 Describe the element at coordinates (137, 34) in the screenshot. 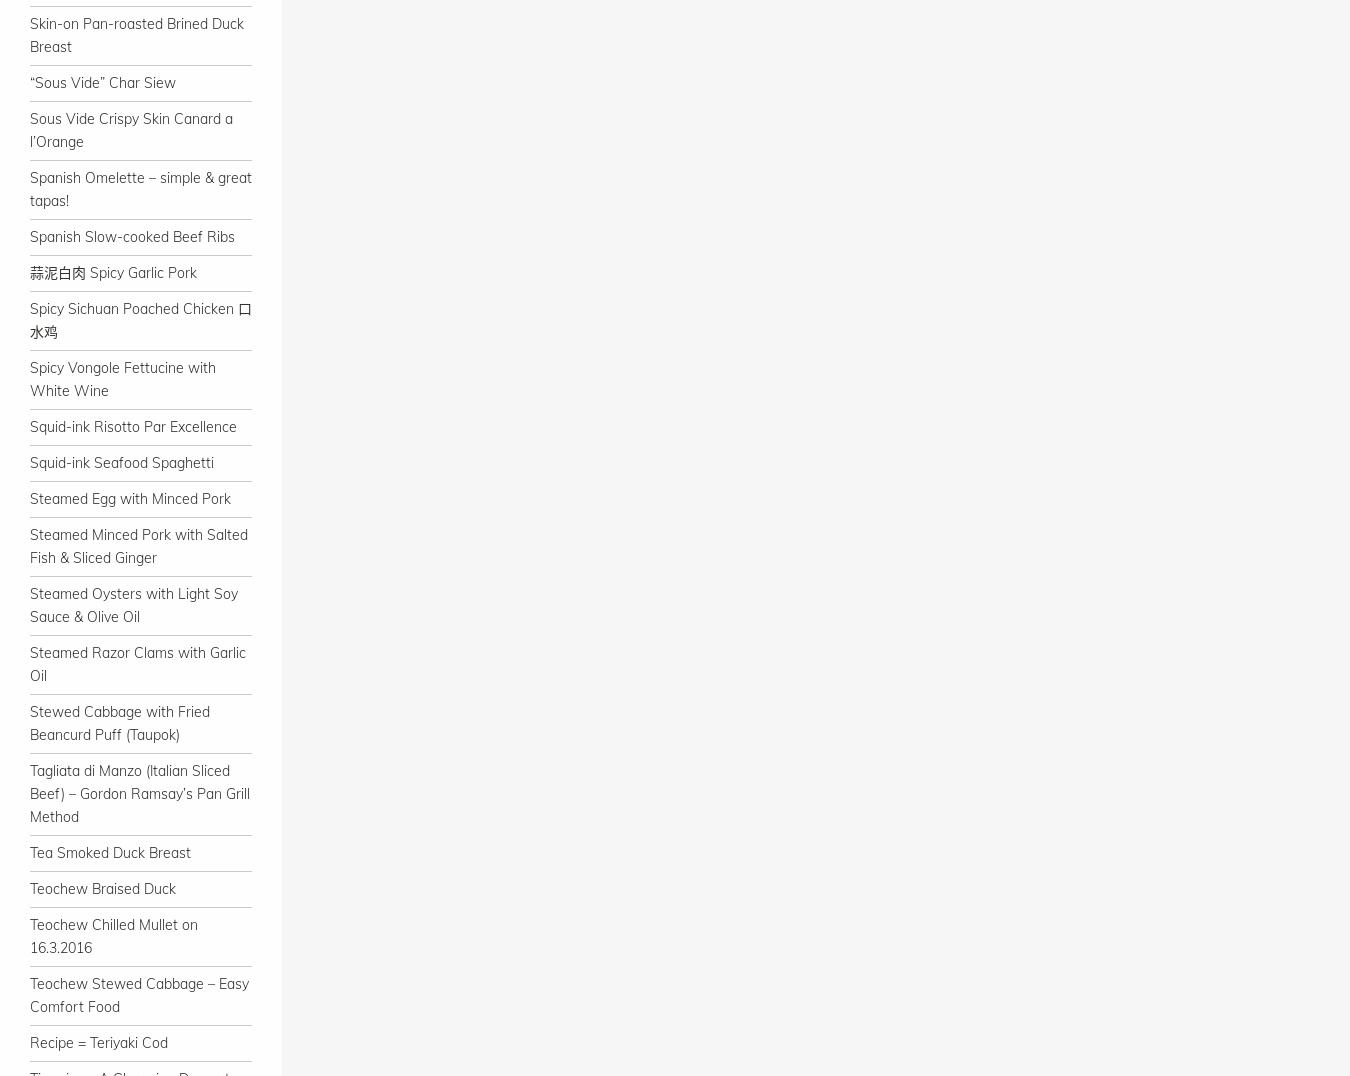

I see `'Skin-on Pan-roasted Brined Duck Breast'` at that location.